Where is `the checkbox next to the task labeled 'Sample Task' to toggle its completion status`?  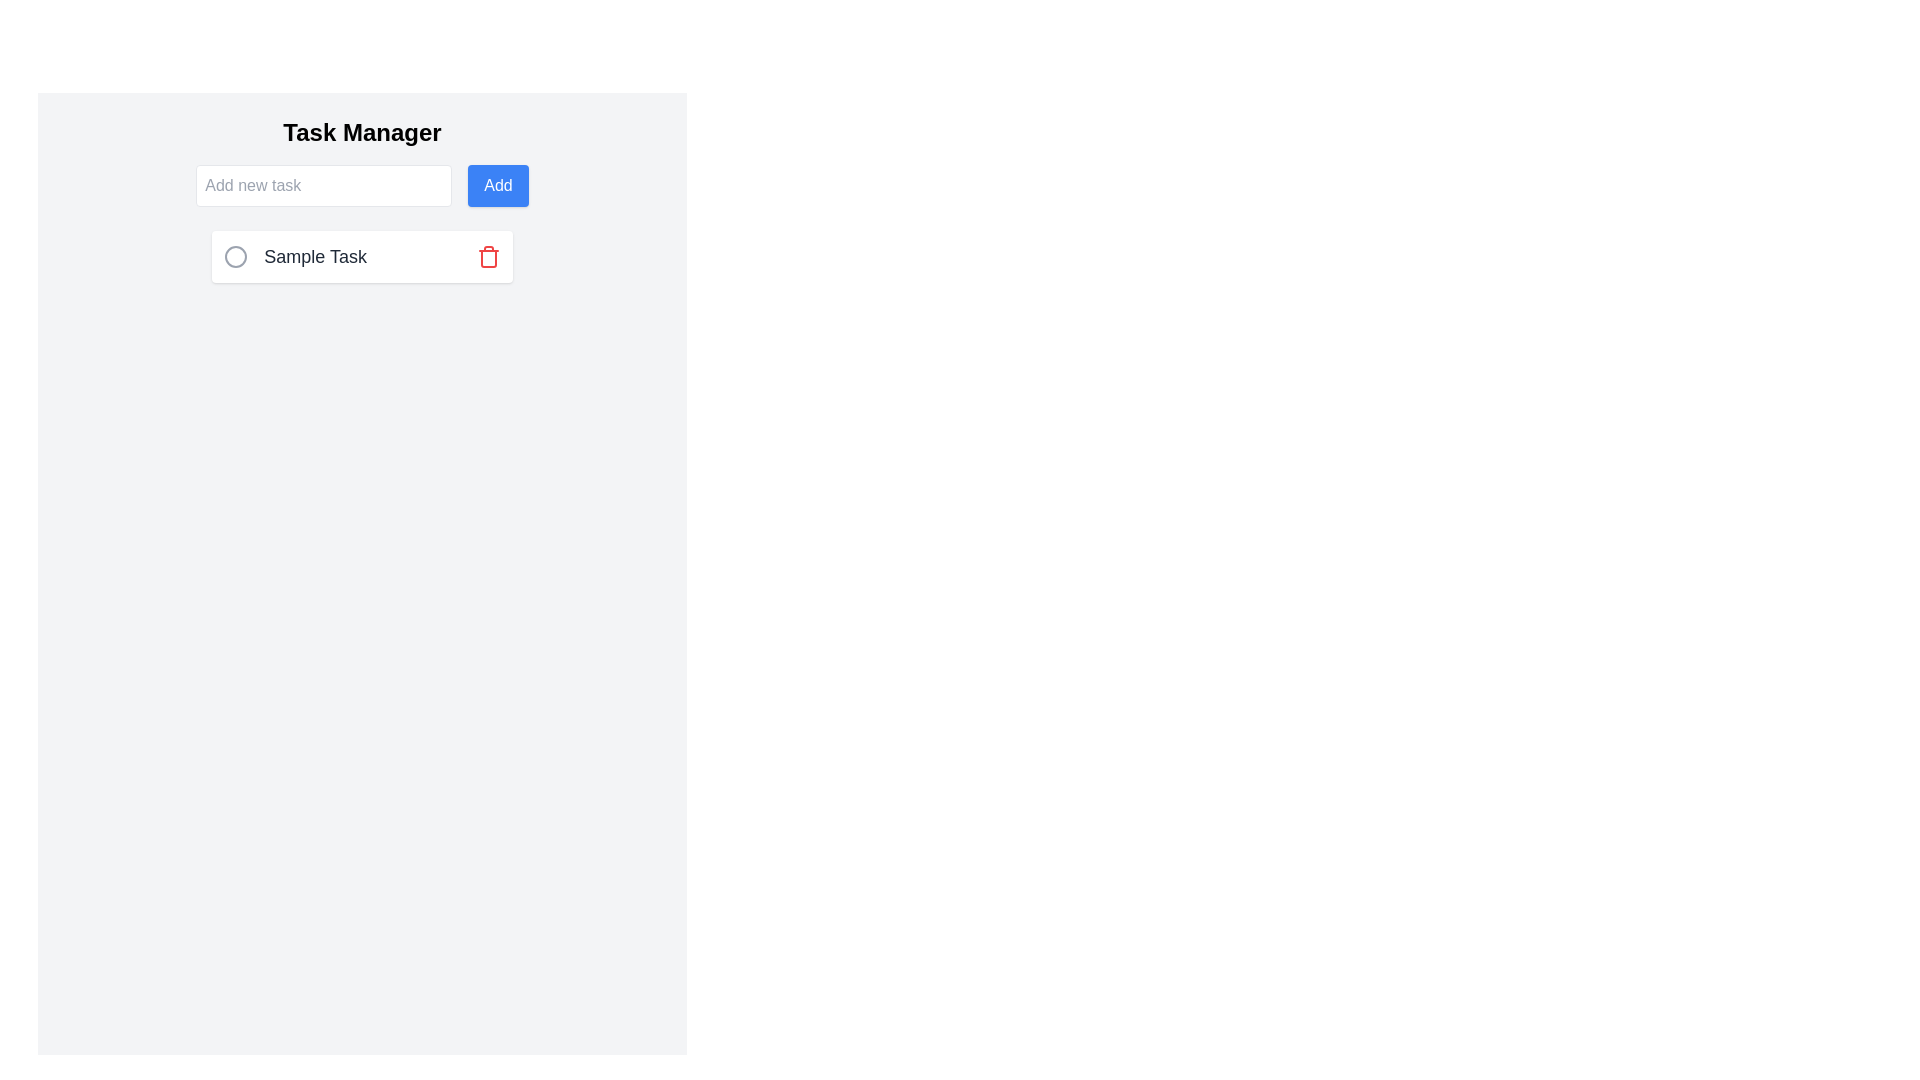
the checkbox next to the task labeled 'Sample Task' to toggle its completion status is located at coordinates (236, 256).